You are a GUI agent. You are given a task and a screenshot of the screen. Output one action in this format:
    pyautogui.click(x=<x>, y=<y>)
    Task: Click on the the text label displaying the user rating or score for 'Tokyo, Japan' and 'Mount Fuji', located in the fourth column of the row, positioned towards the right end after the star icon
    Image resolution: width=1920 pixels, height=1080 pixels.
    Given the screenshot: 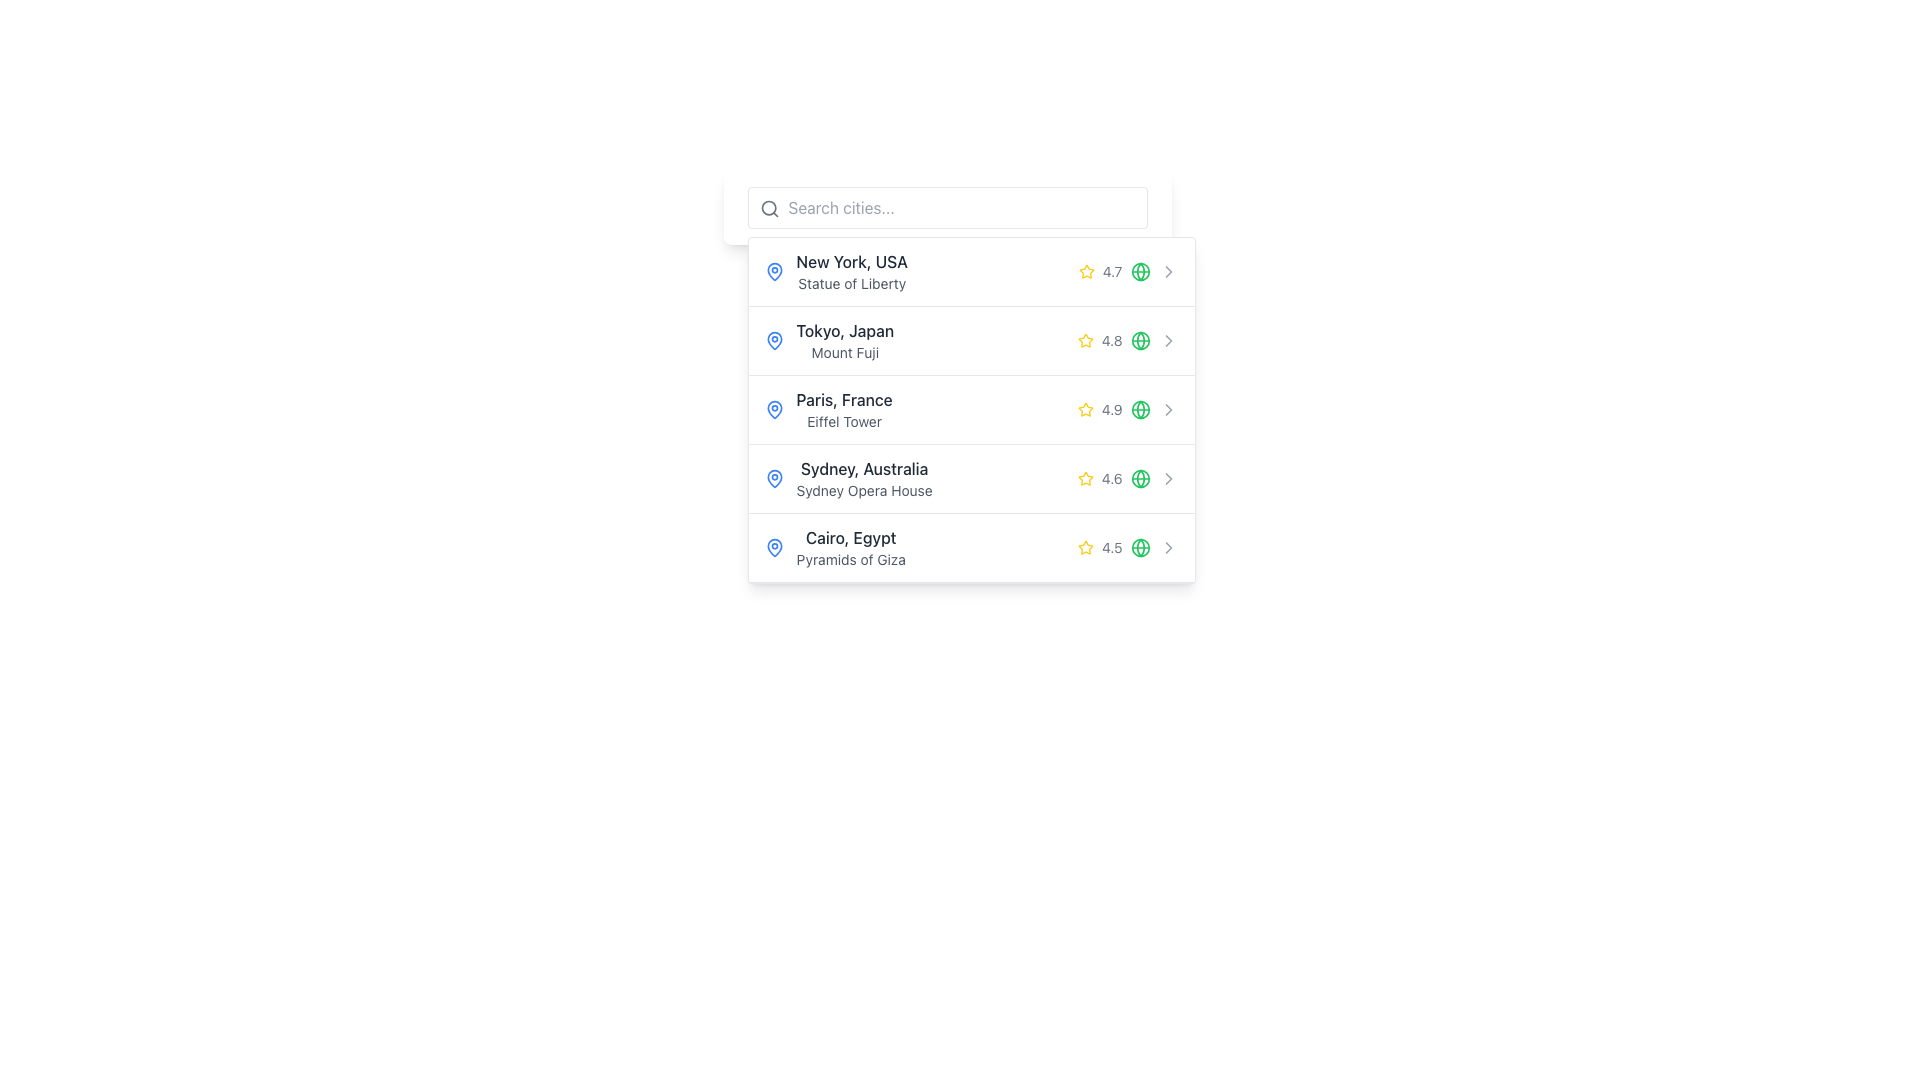 What is the action you would take?
    pyautogui.click(x=1113, y=339)
    